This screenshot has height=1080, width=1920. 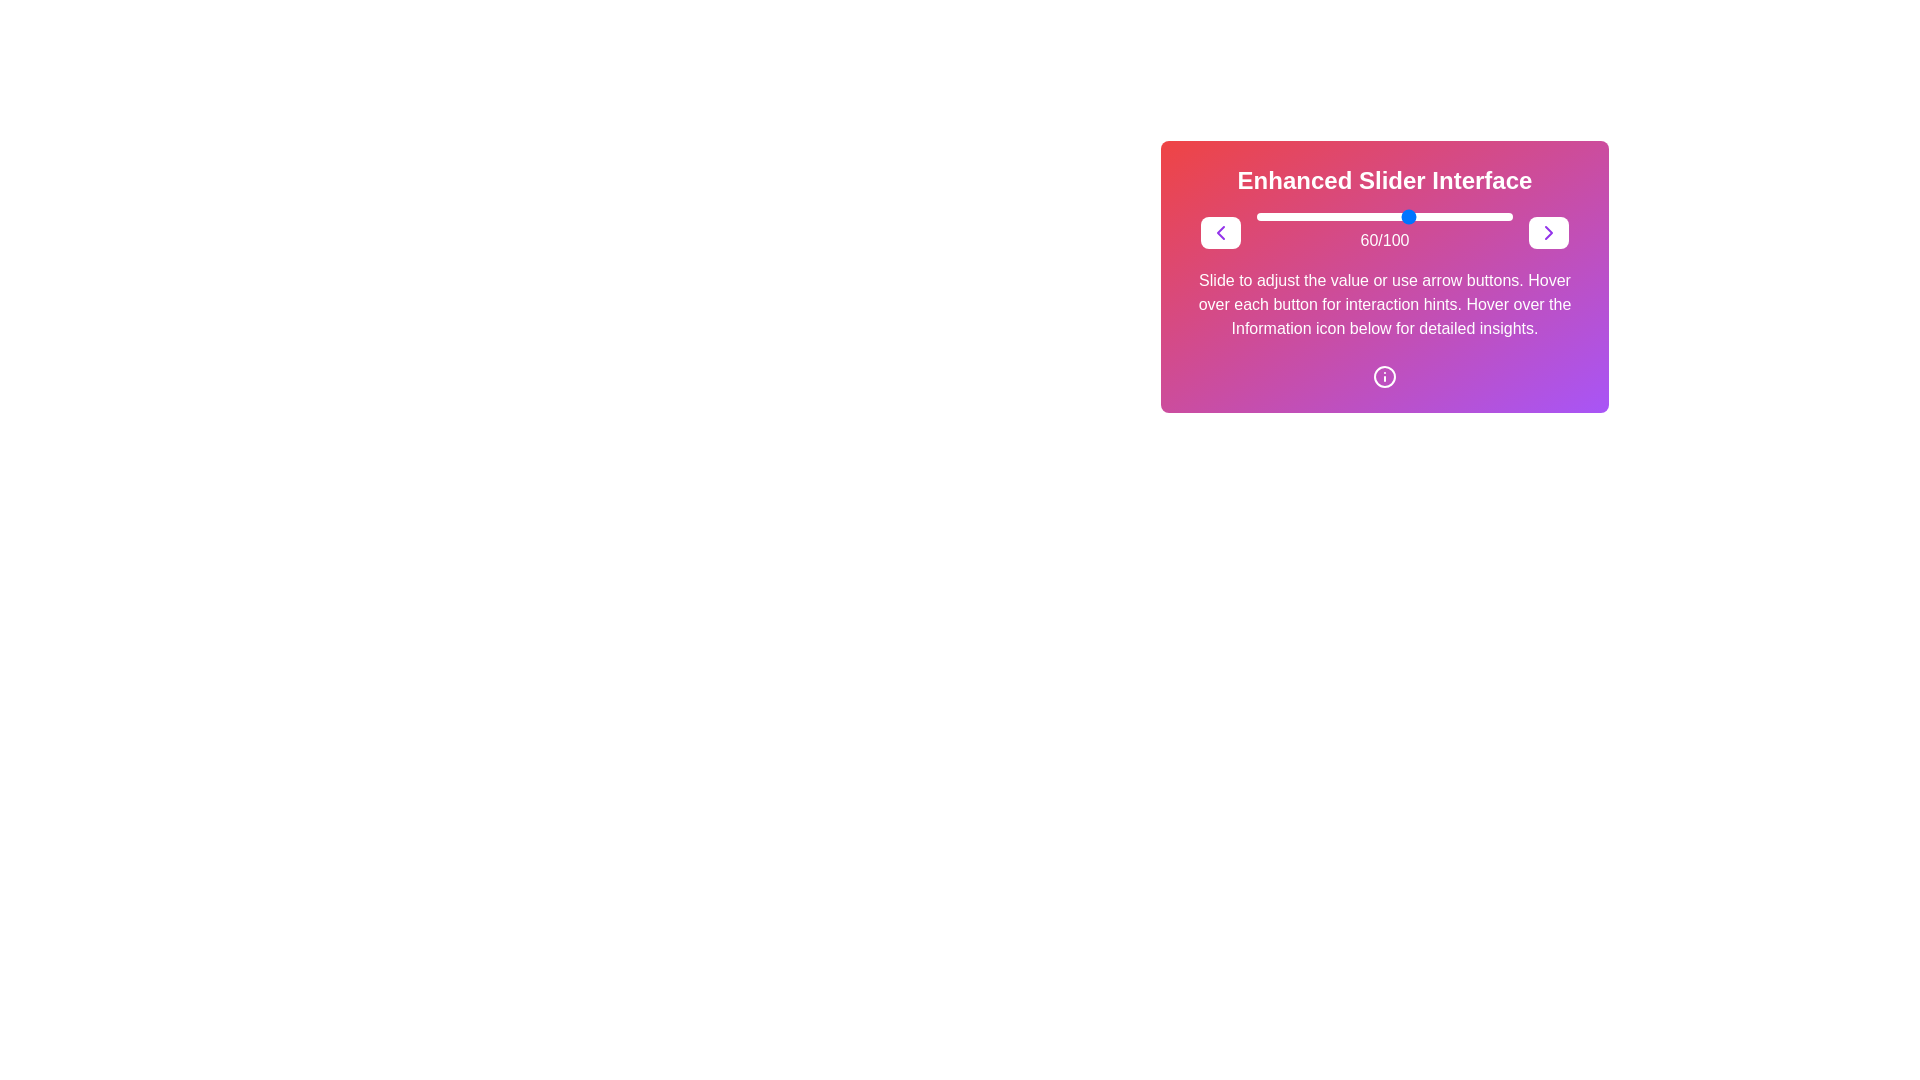 What do you see at coordinates (1479, 216) in the screenshot?
I see `the slider` at bounding box center [1479, 216].